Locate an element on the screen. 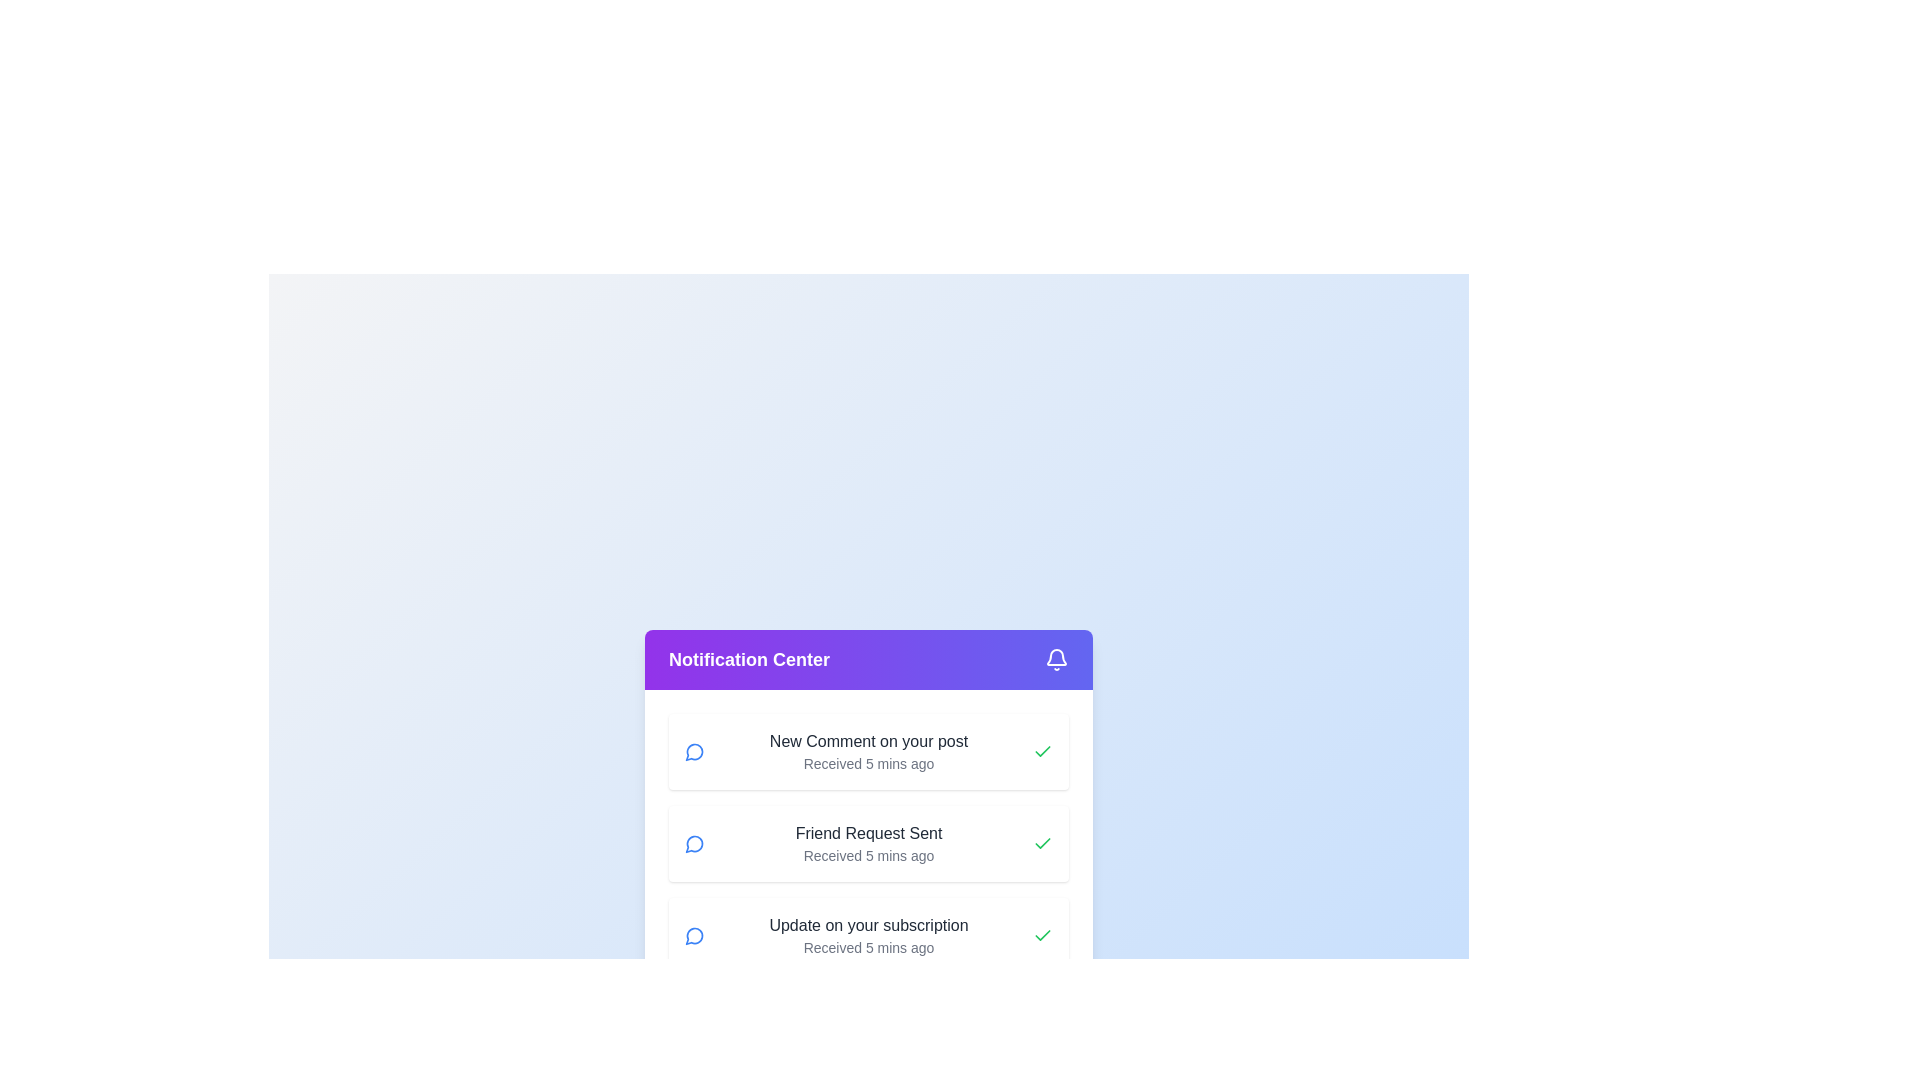 This screenshot has height=1080, width=1920. notification text that displays 'Friend Request Sent' and 'Received 5 mins ago', which is the second item in the notification list is located at coordinates (868, 844).